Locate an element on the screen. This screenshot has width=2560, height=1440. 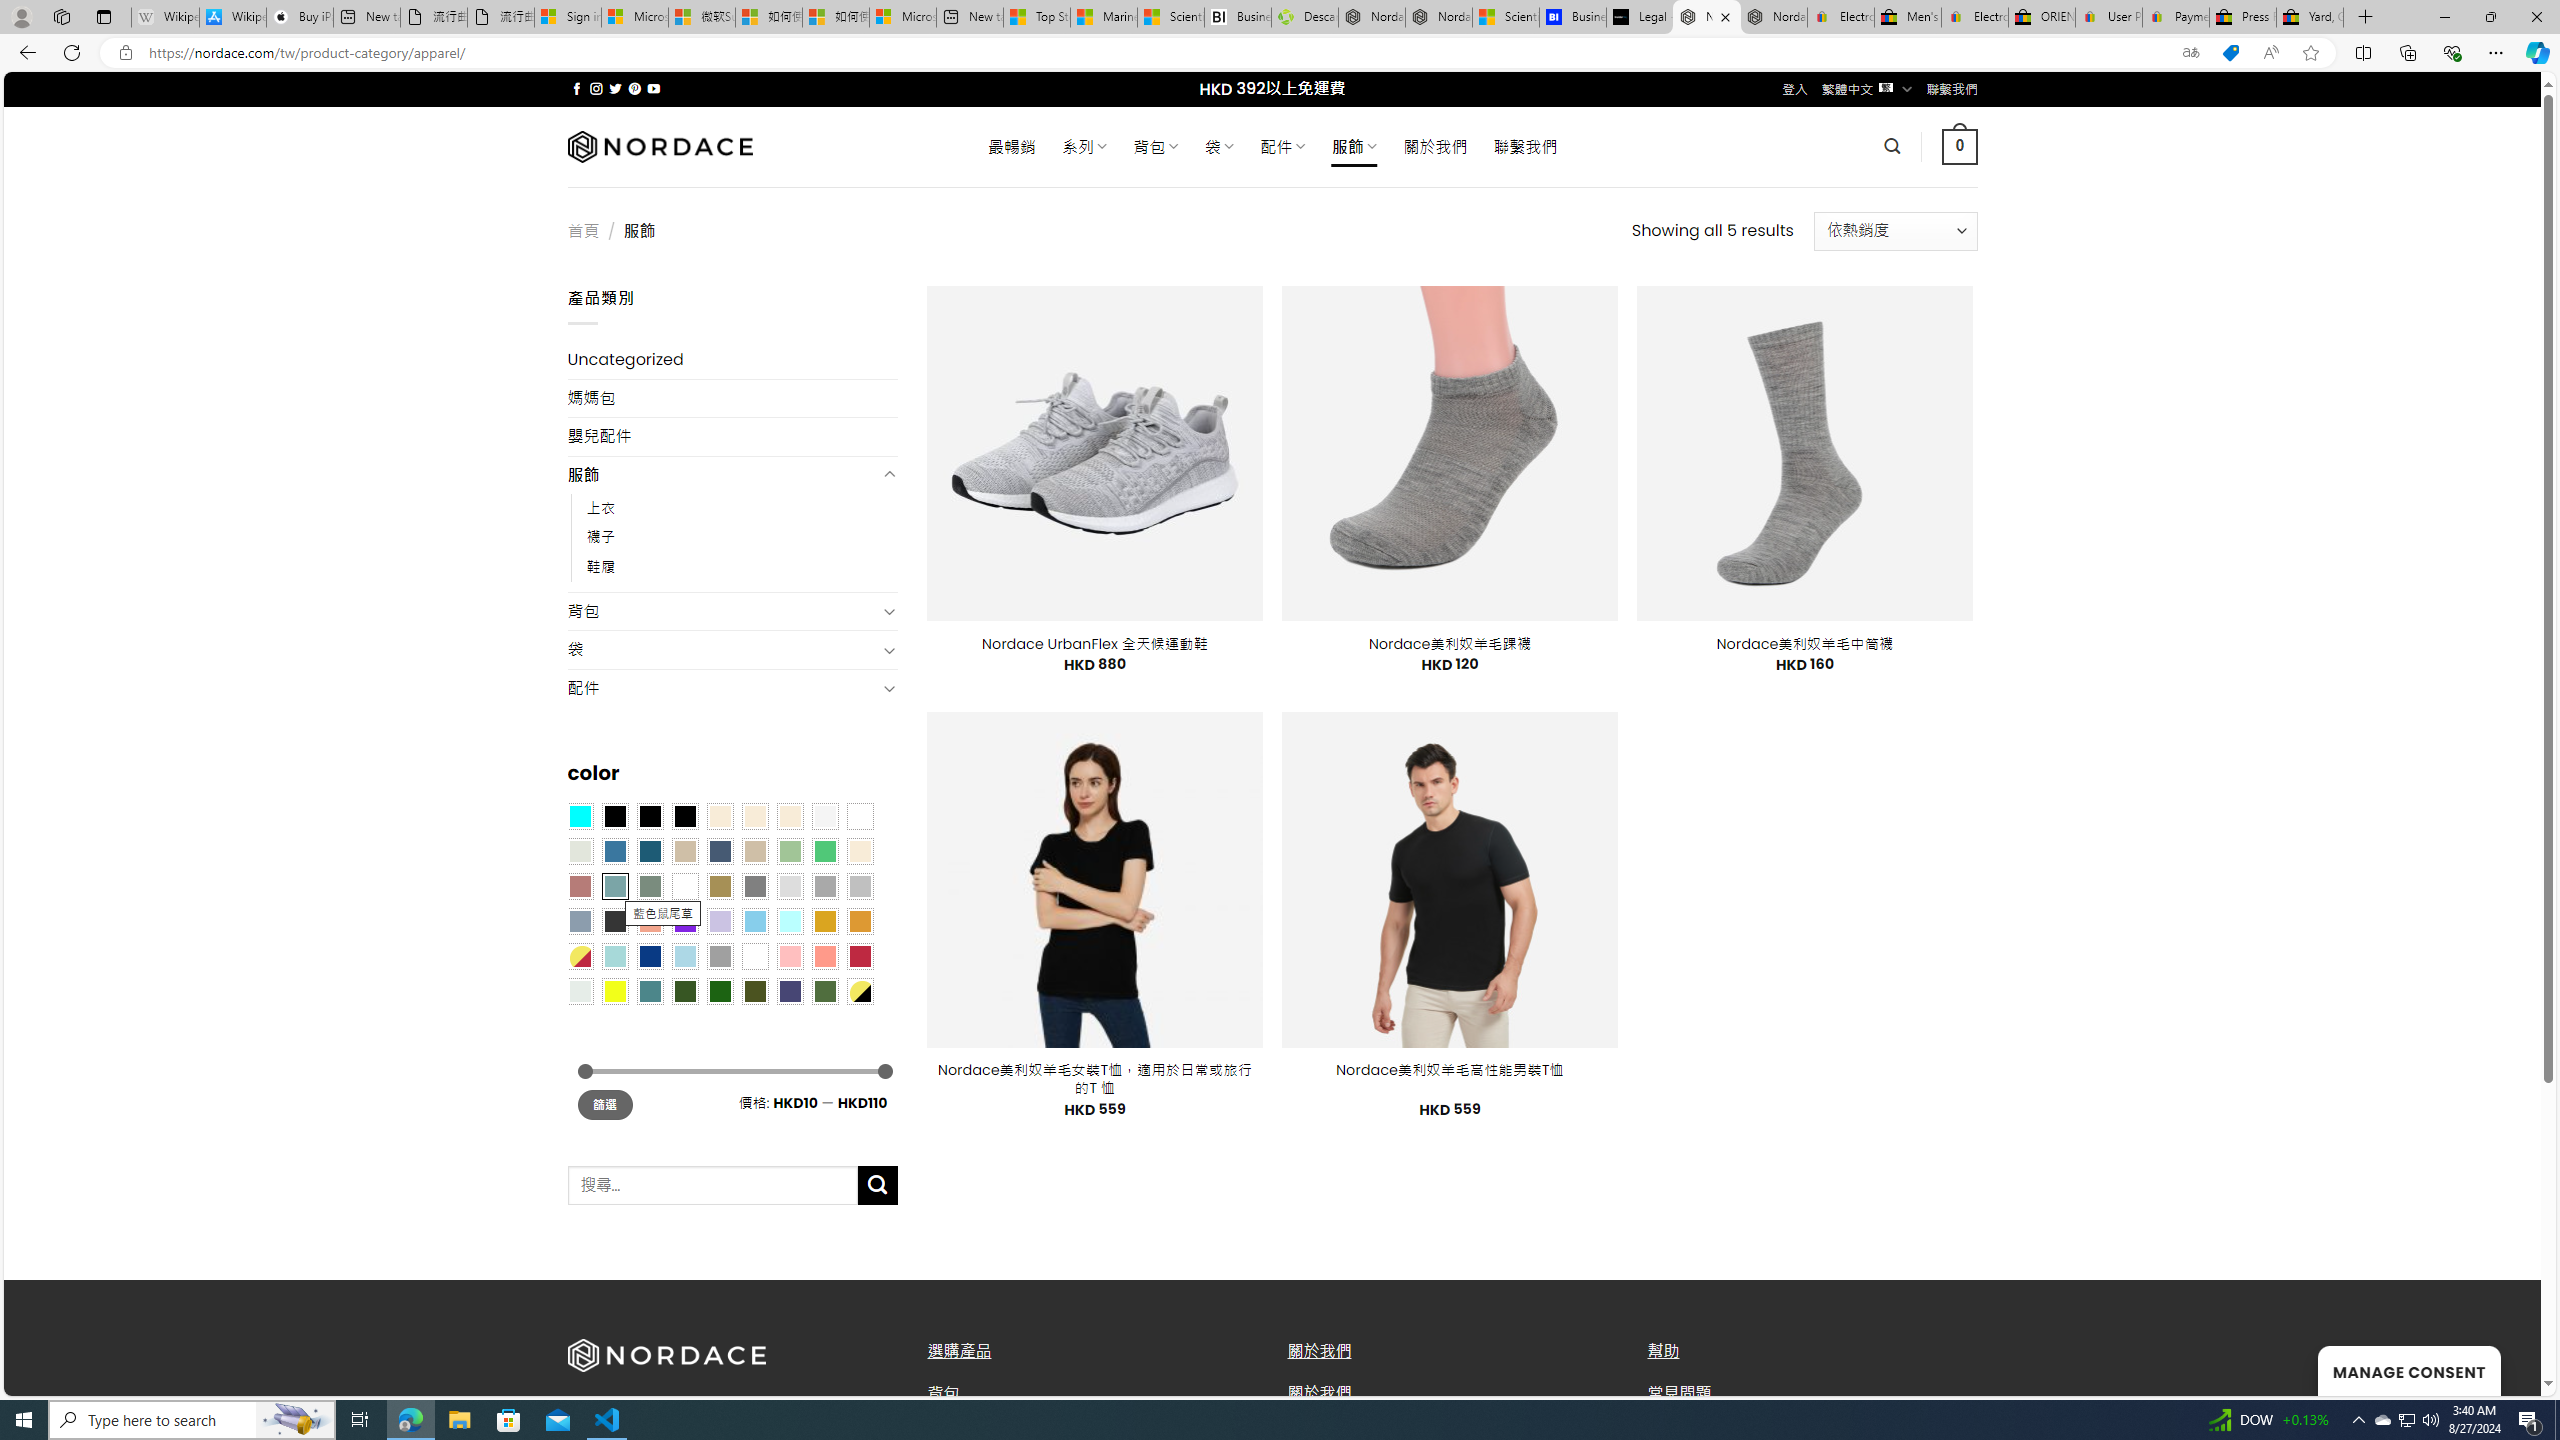
'Marine life - MSN' is located at coordinates (1104, 16).